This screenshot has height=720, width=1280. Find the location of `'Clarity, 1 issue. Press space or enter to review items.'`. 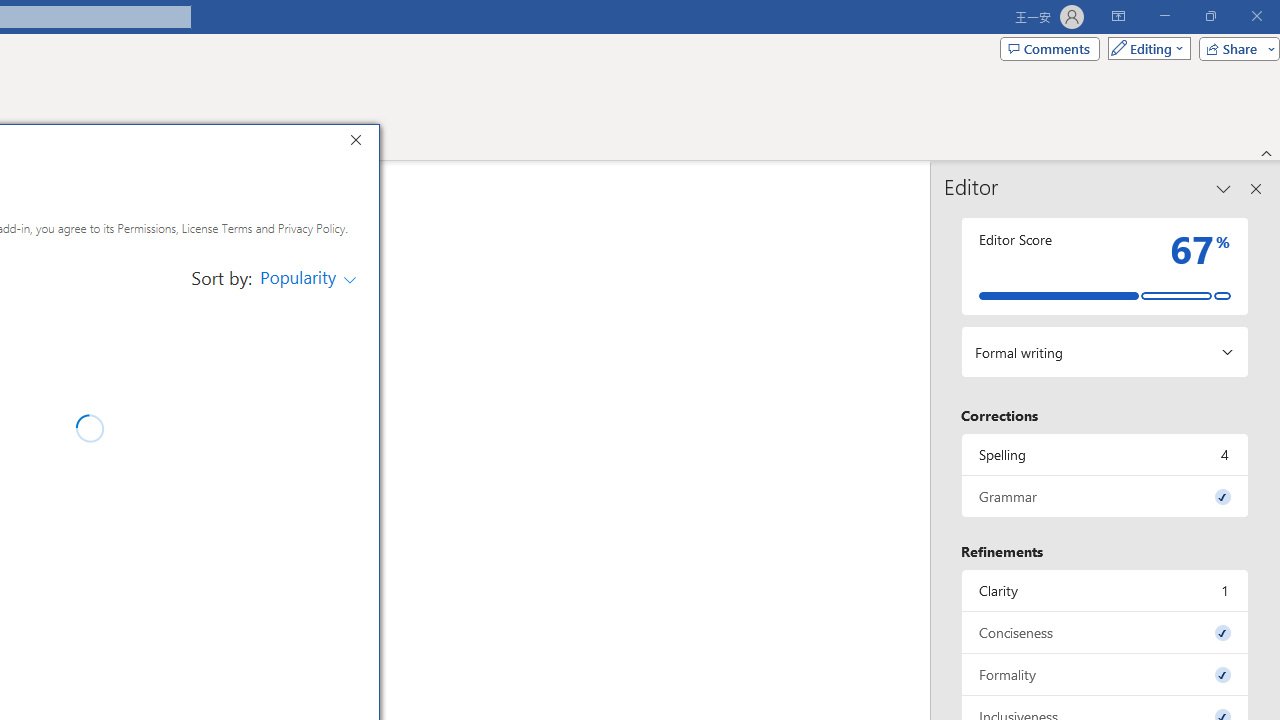

'Clarity, 1 issue. Press space or enter to review items.' is located at coordinates (1104, 589).